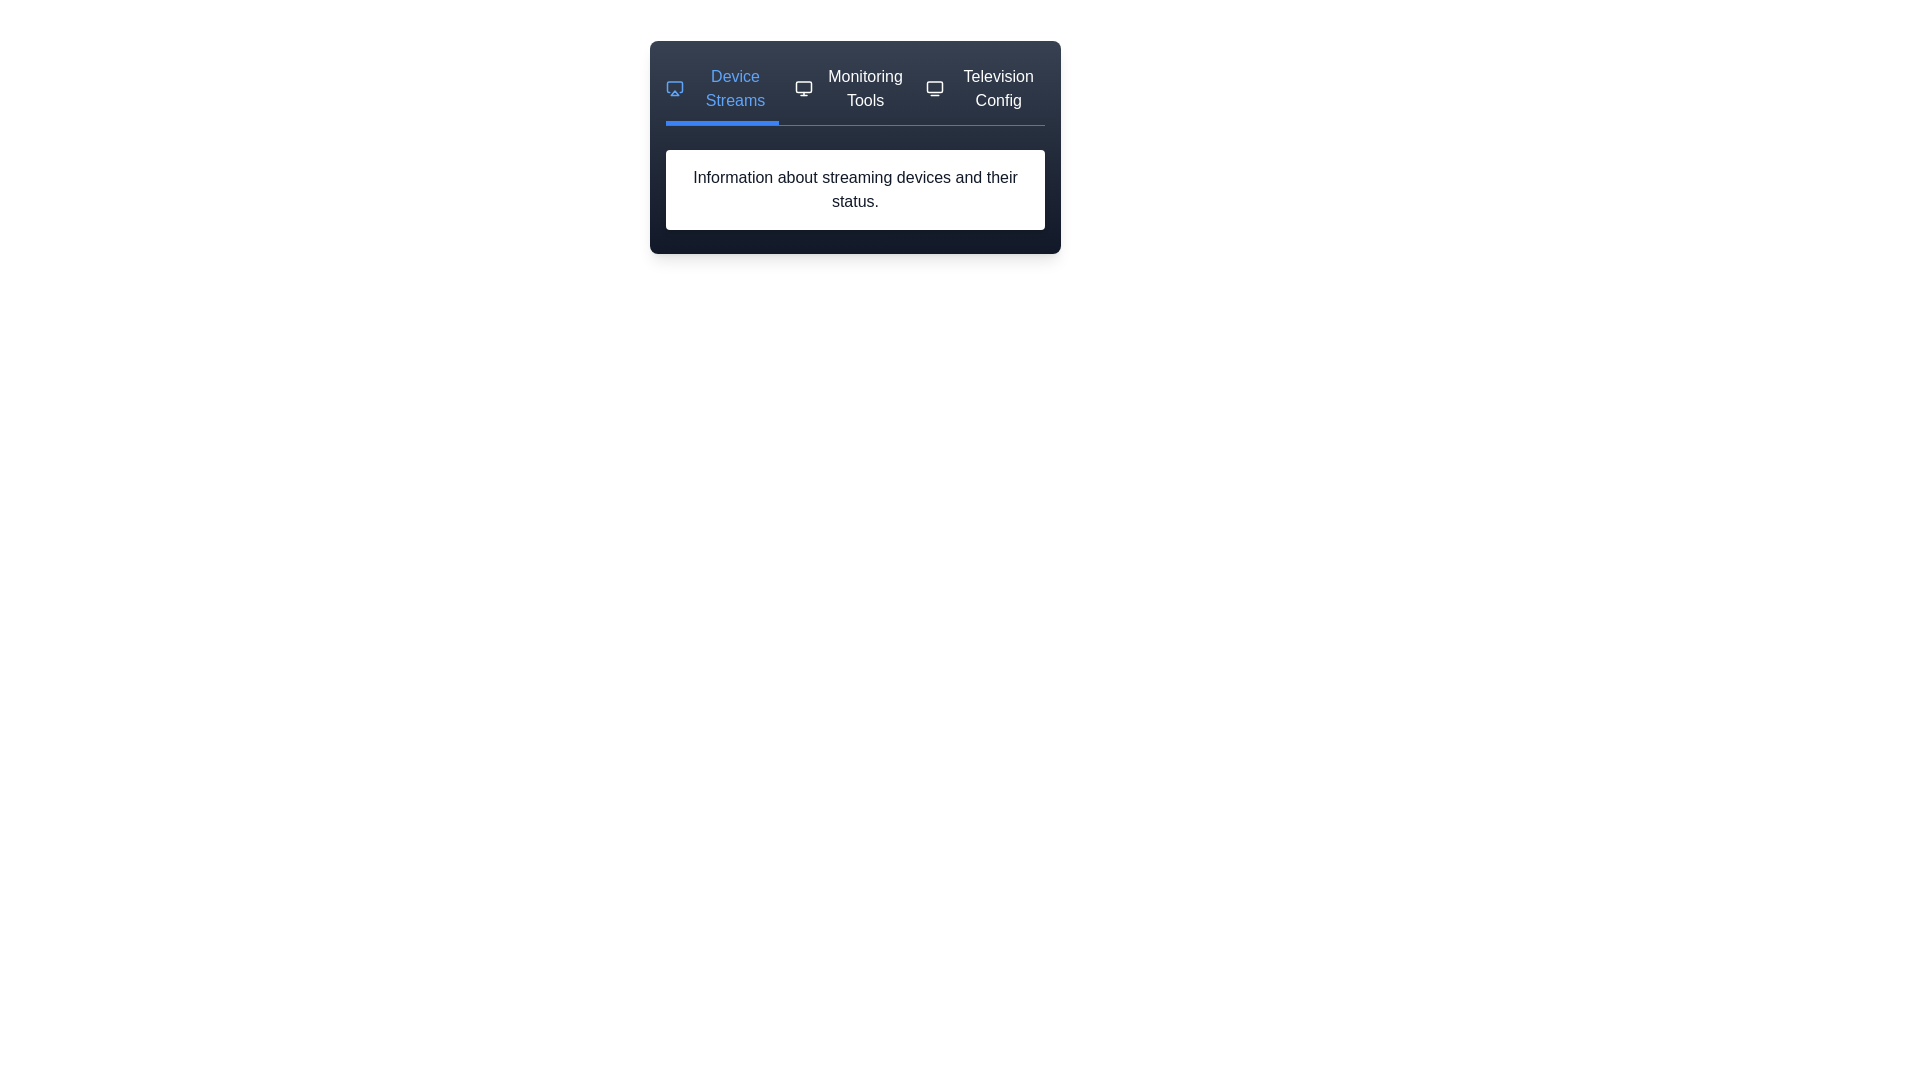 Image resolution: width=1920 pixels, height=1080 pixels. Describe the element at coordinates (934, 87) in the screenshot. I see `the icon next to the tab labeled Television Config` at that location.